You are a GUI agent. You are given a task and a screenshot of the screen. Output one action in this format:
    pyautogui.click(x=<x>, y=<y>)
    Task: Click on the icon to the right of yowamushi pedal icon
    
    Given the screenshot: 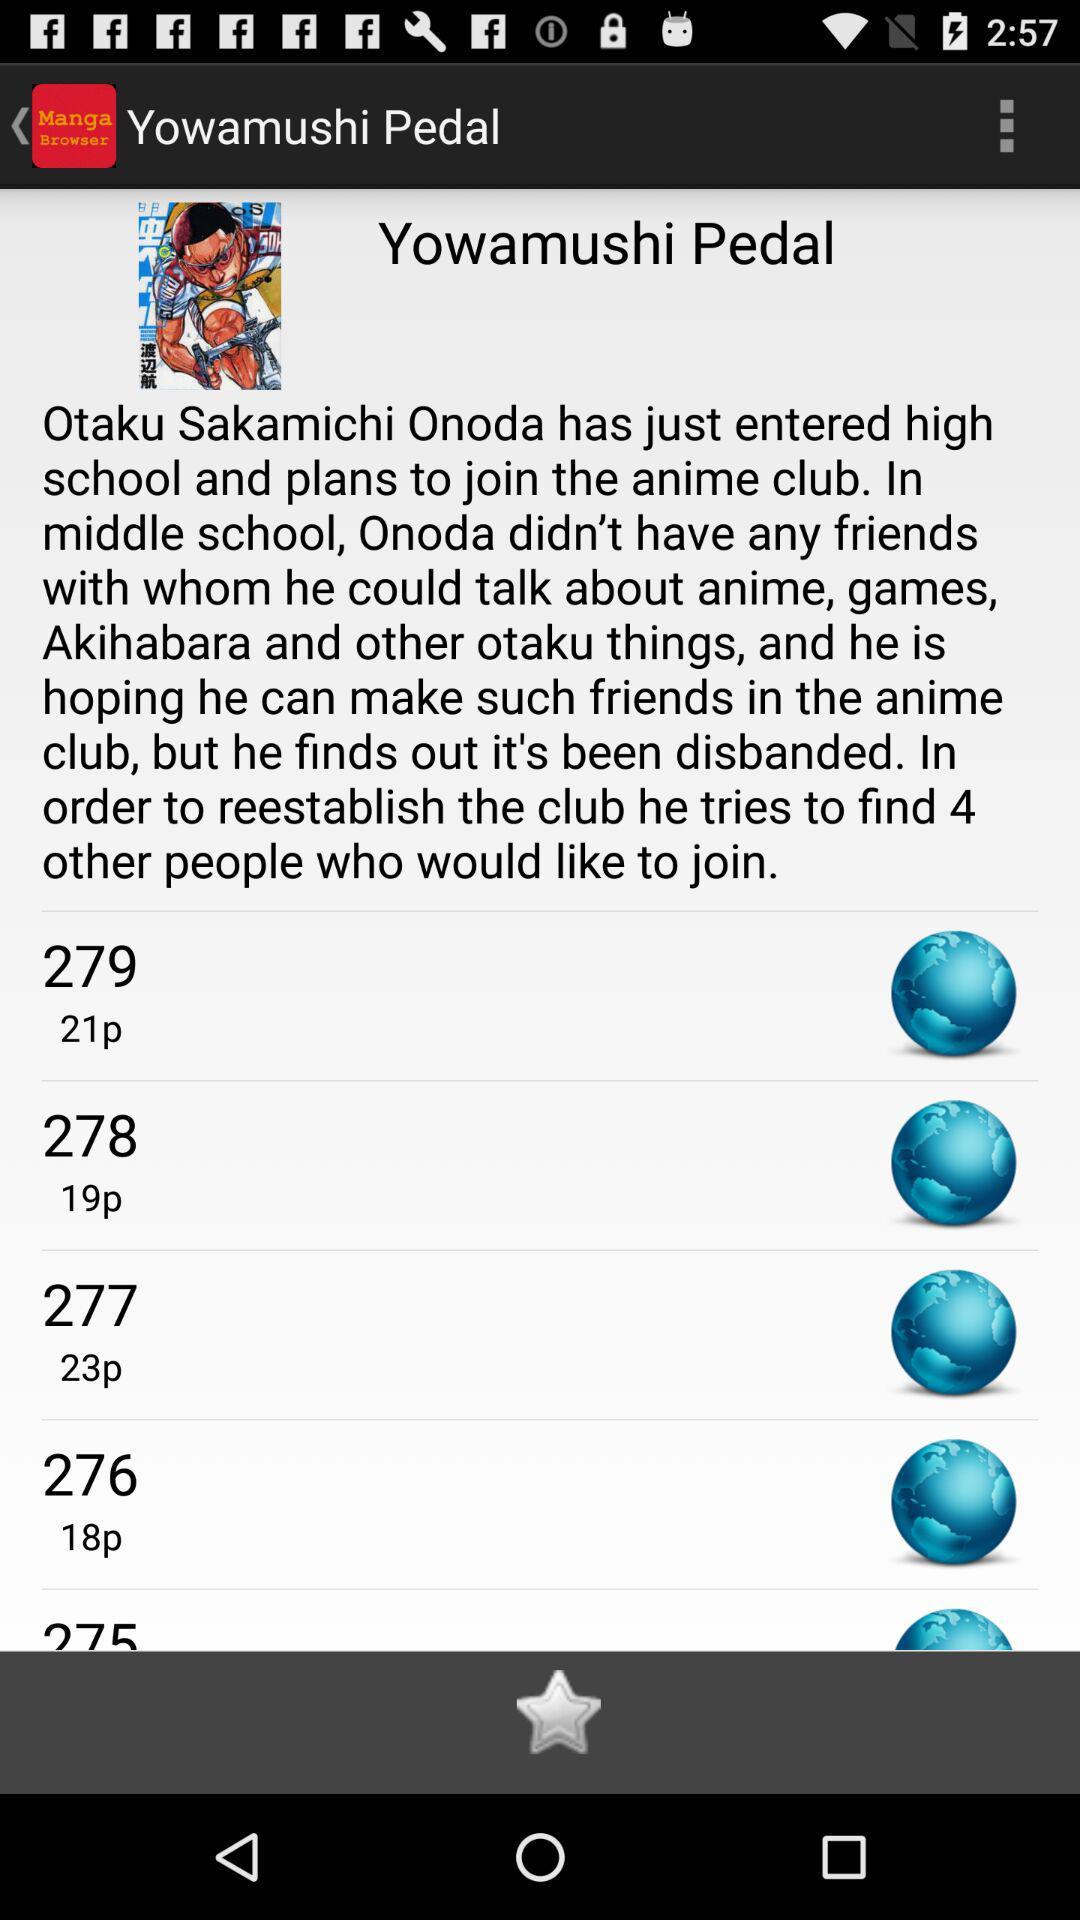 What is the action you would take?
    pyautogui.click(x=1006, y=124)
    